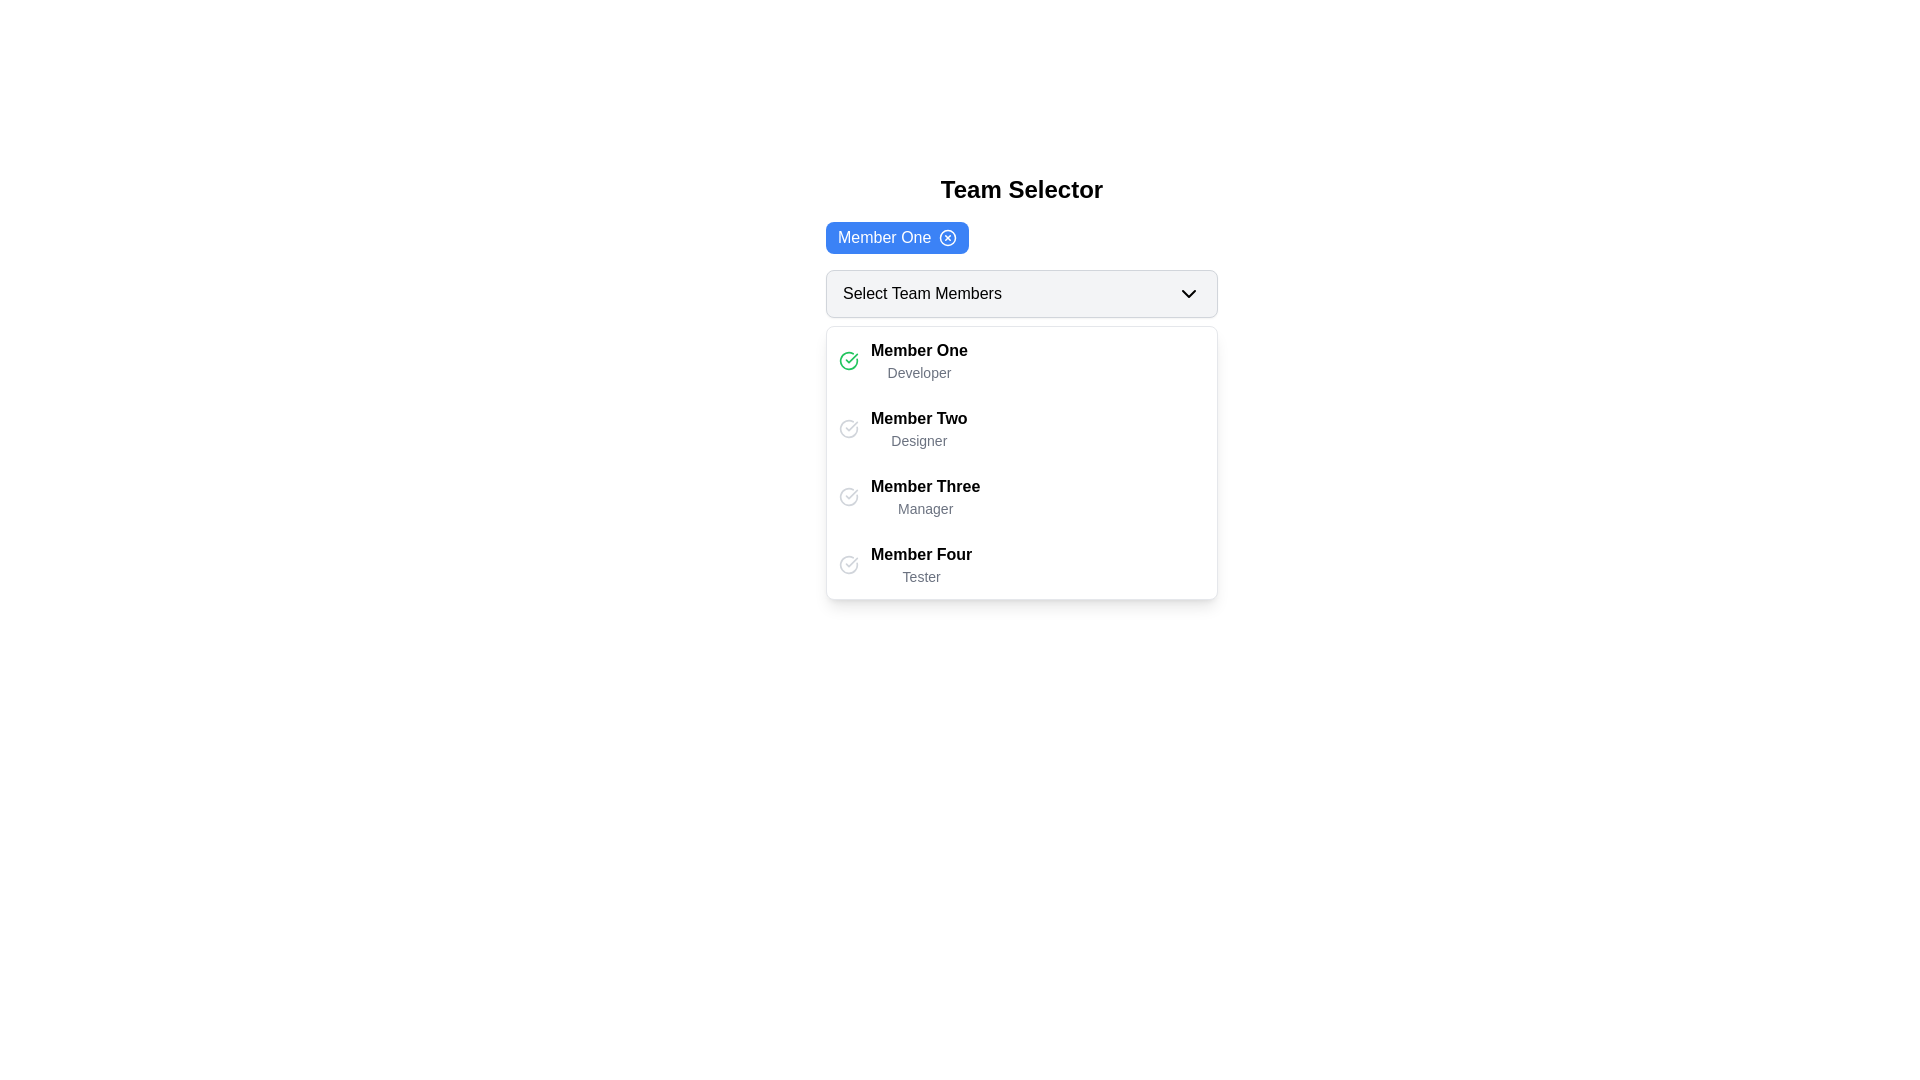  I want to click on the third list entry in the 'Select Team Members' section, so click(1022, 462).